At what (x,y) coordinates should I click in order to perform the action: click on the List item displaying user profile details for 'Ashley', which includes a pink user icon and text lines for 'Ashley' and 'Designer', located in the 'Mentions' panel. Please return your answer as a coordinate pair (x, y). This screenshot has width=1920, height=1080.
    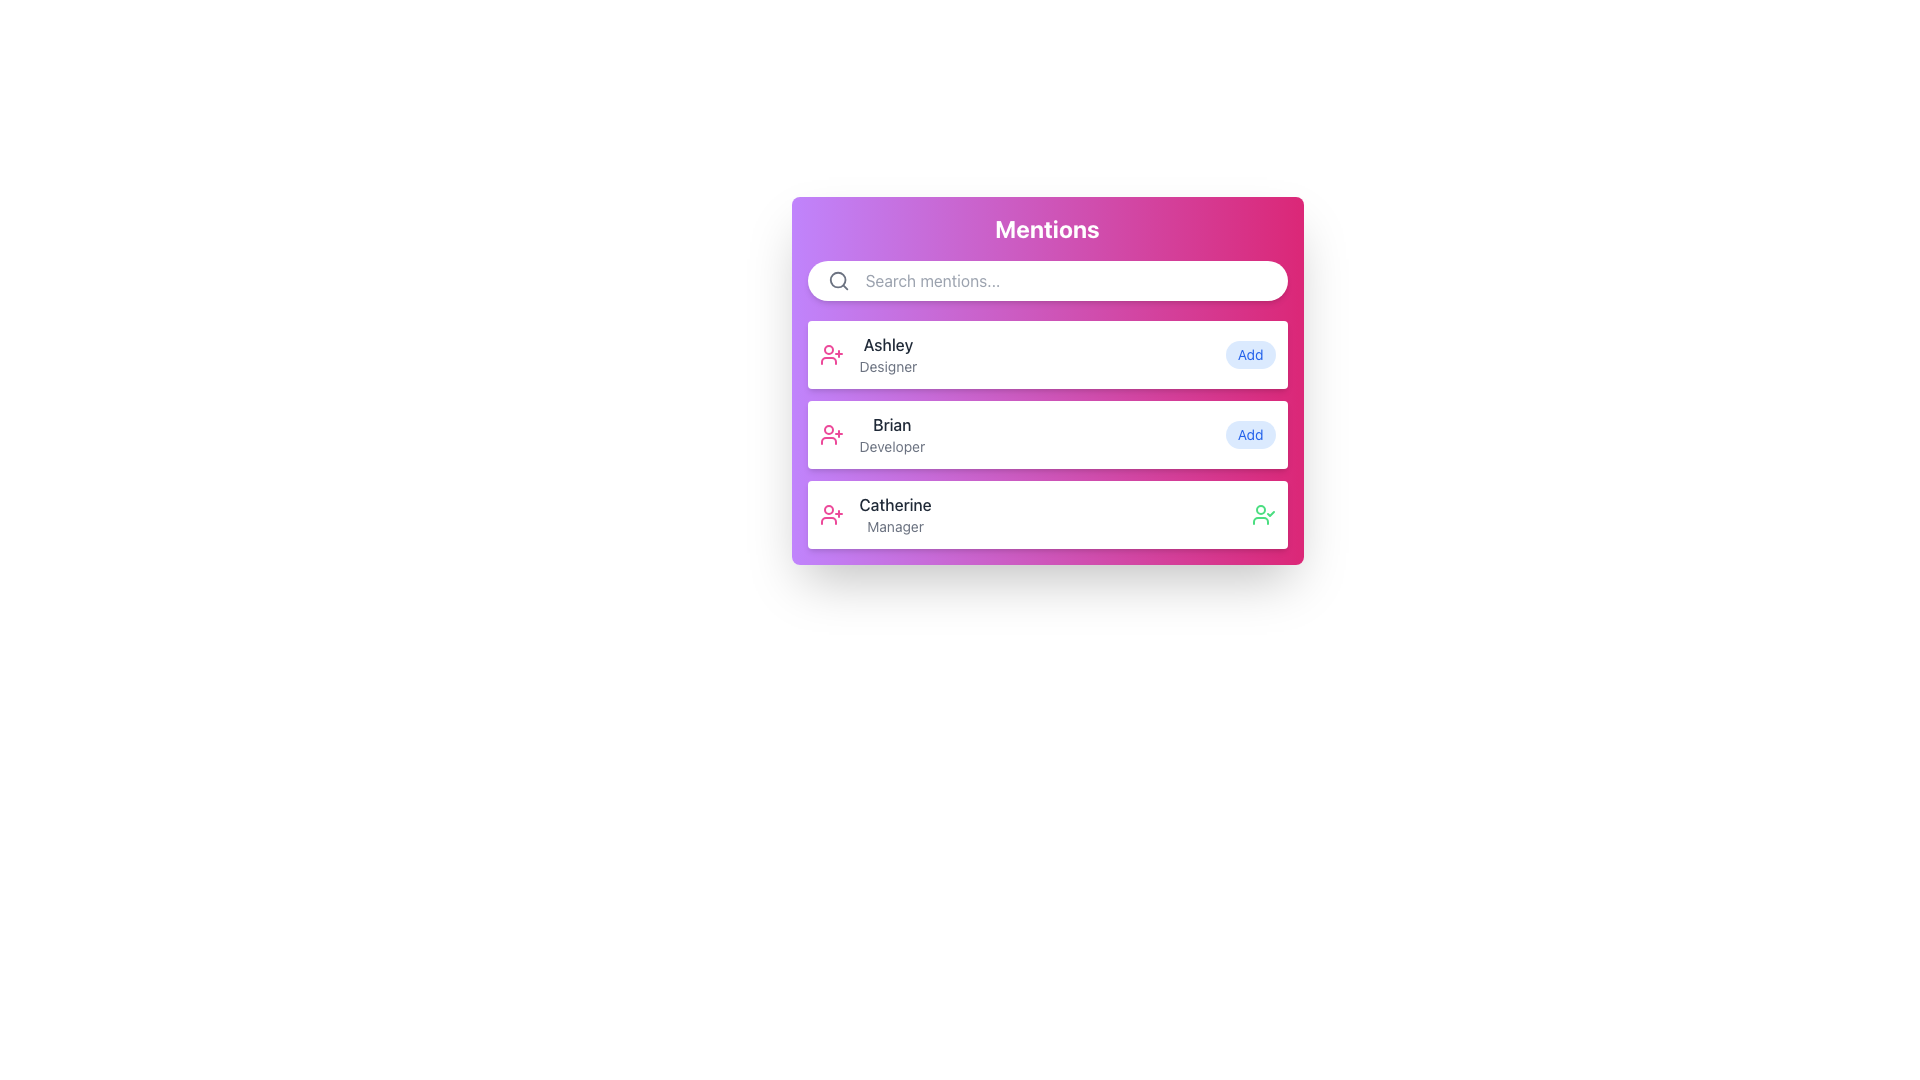
    Looking at the image, I should click on (868, 353).